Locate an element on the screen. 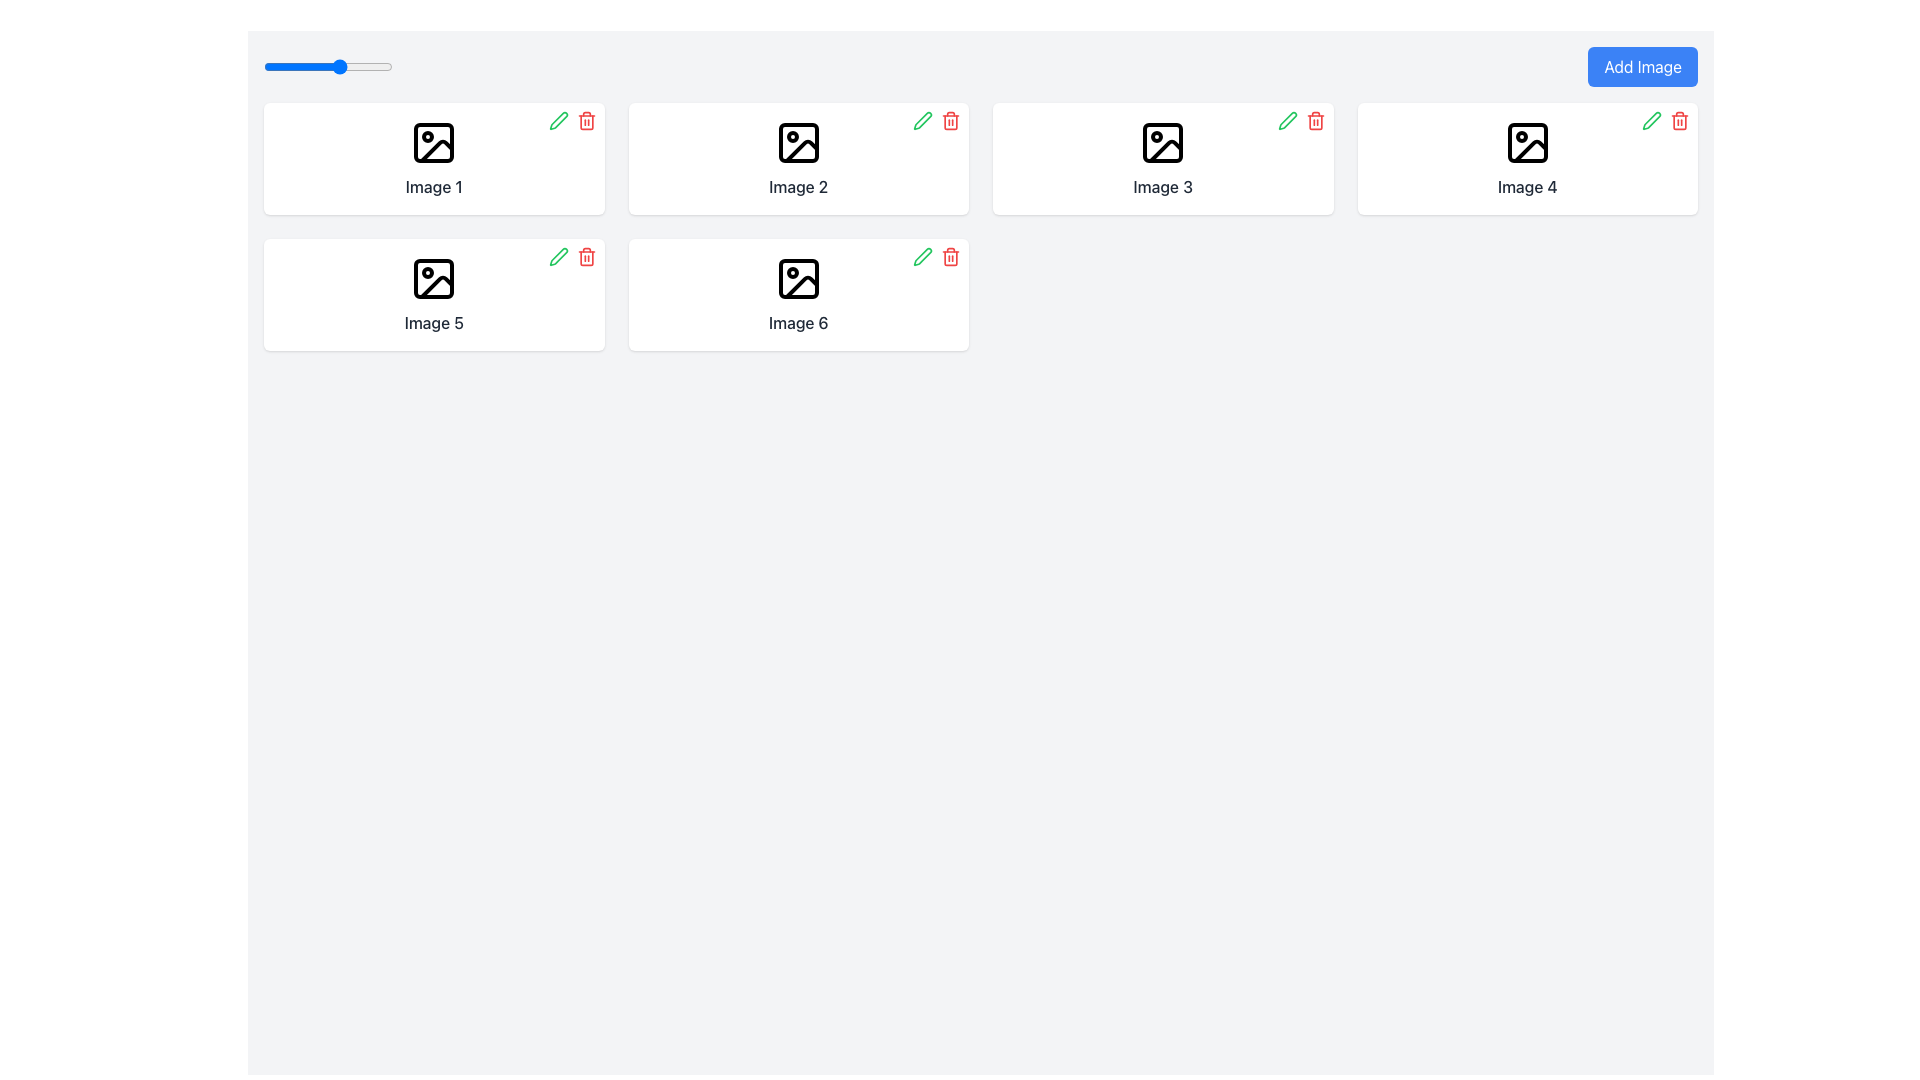 Image resolution: width=1920 pixels, height=1080 pixels. the red trash icon button located in the top-right area of the card is located at coordinates (1315, 120).